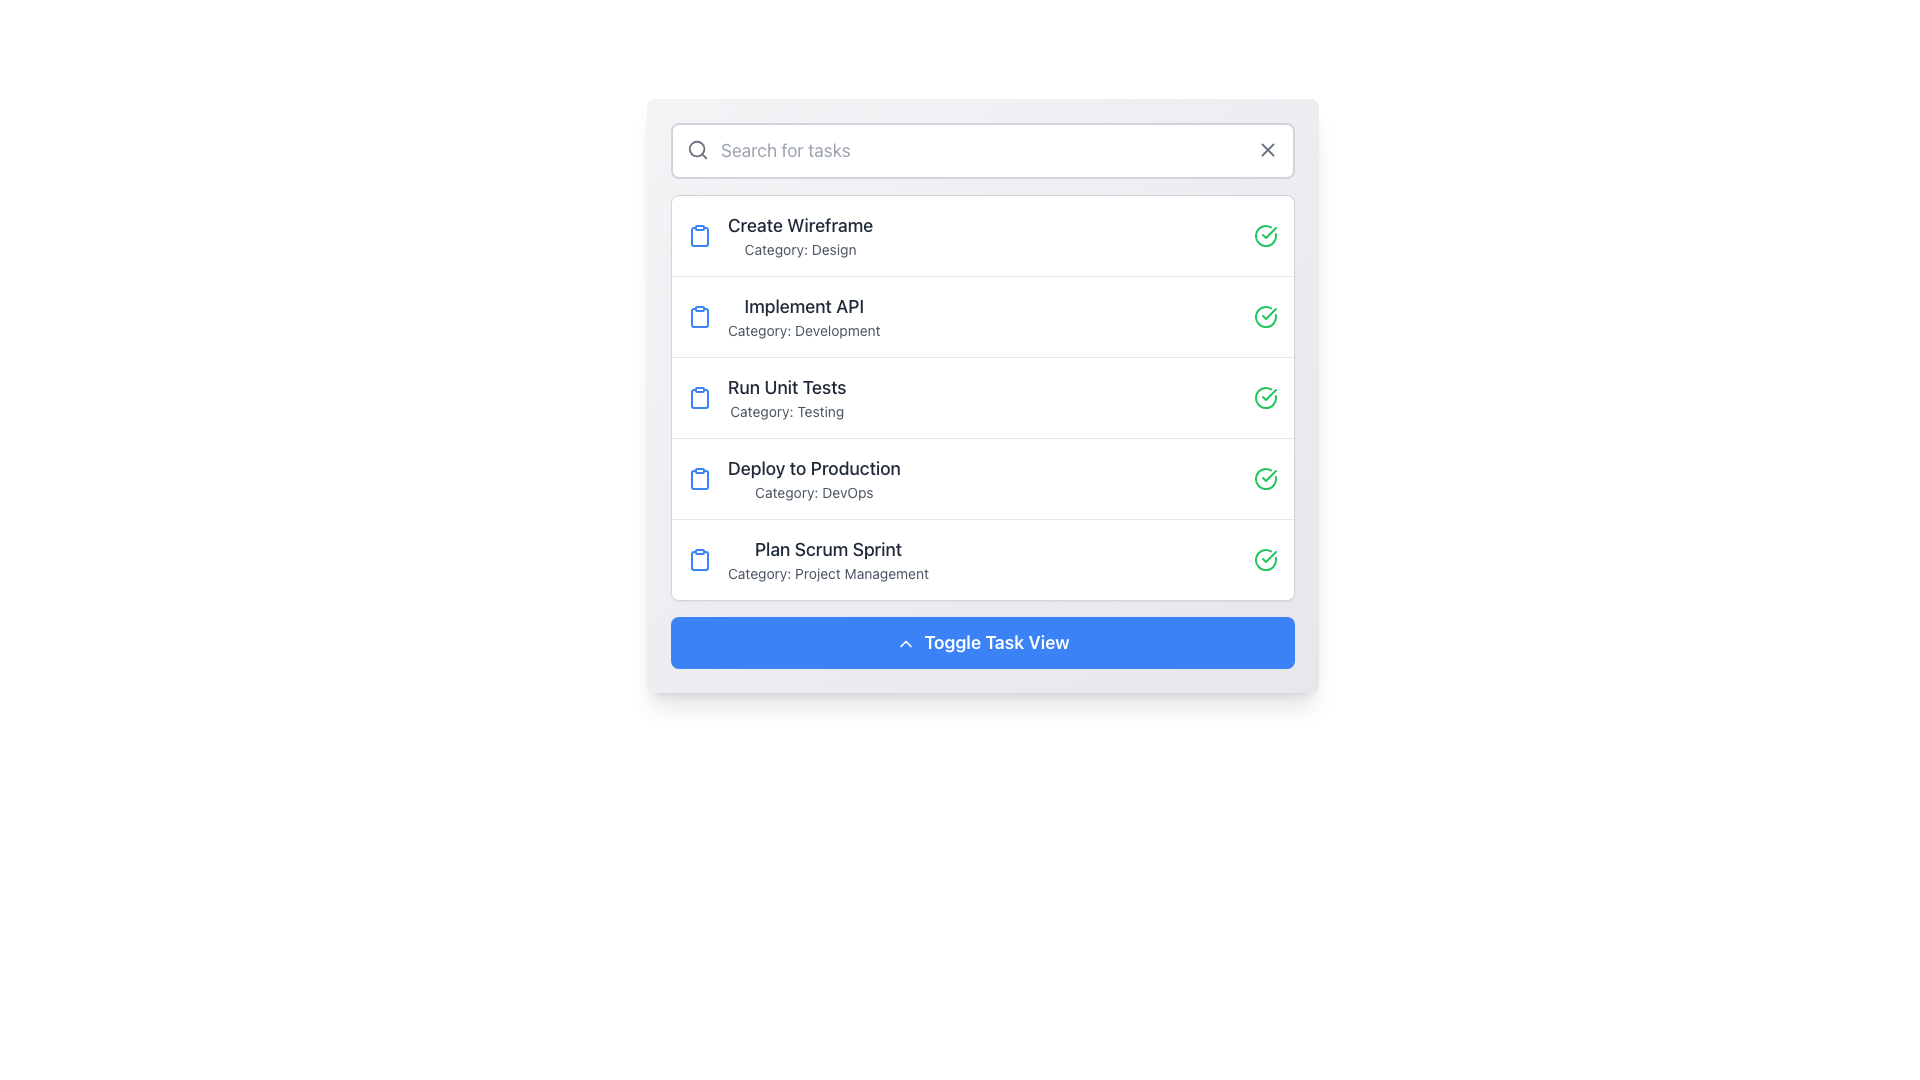 This screenshot has width=1920, height=1080. Describe the element at coordinates (828, 574) in the screenshot. I see `text label element displaying 'Category: Project Management', which is positioned below the title 'Plan Scrum Sprint' in the fifth task entry` at that location.